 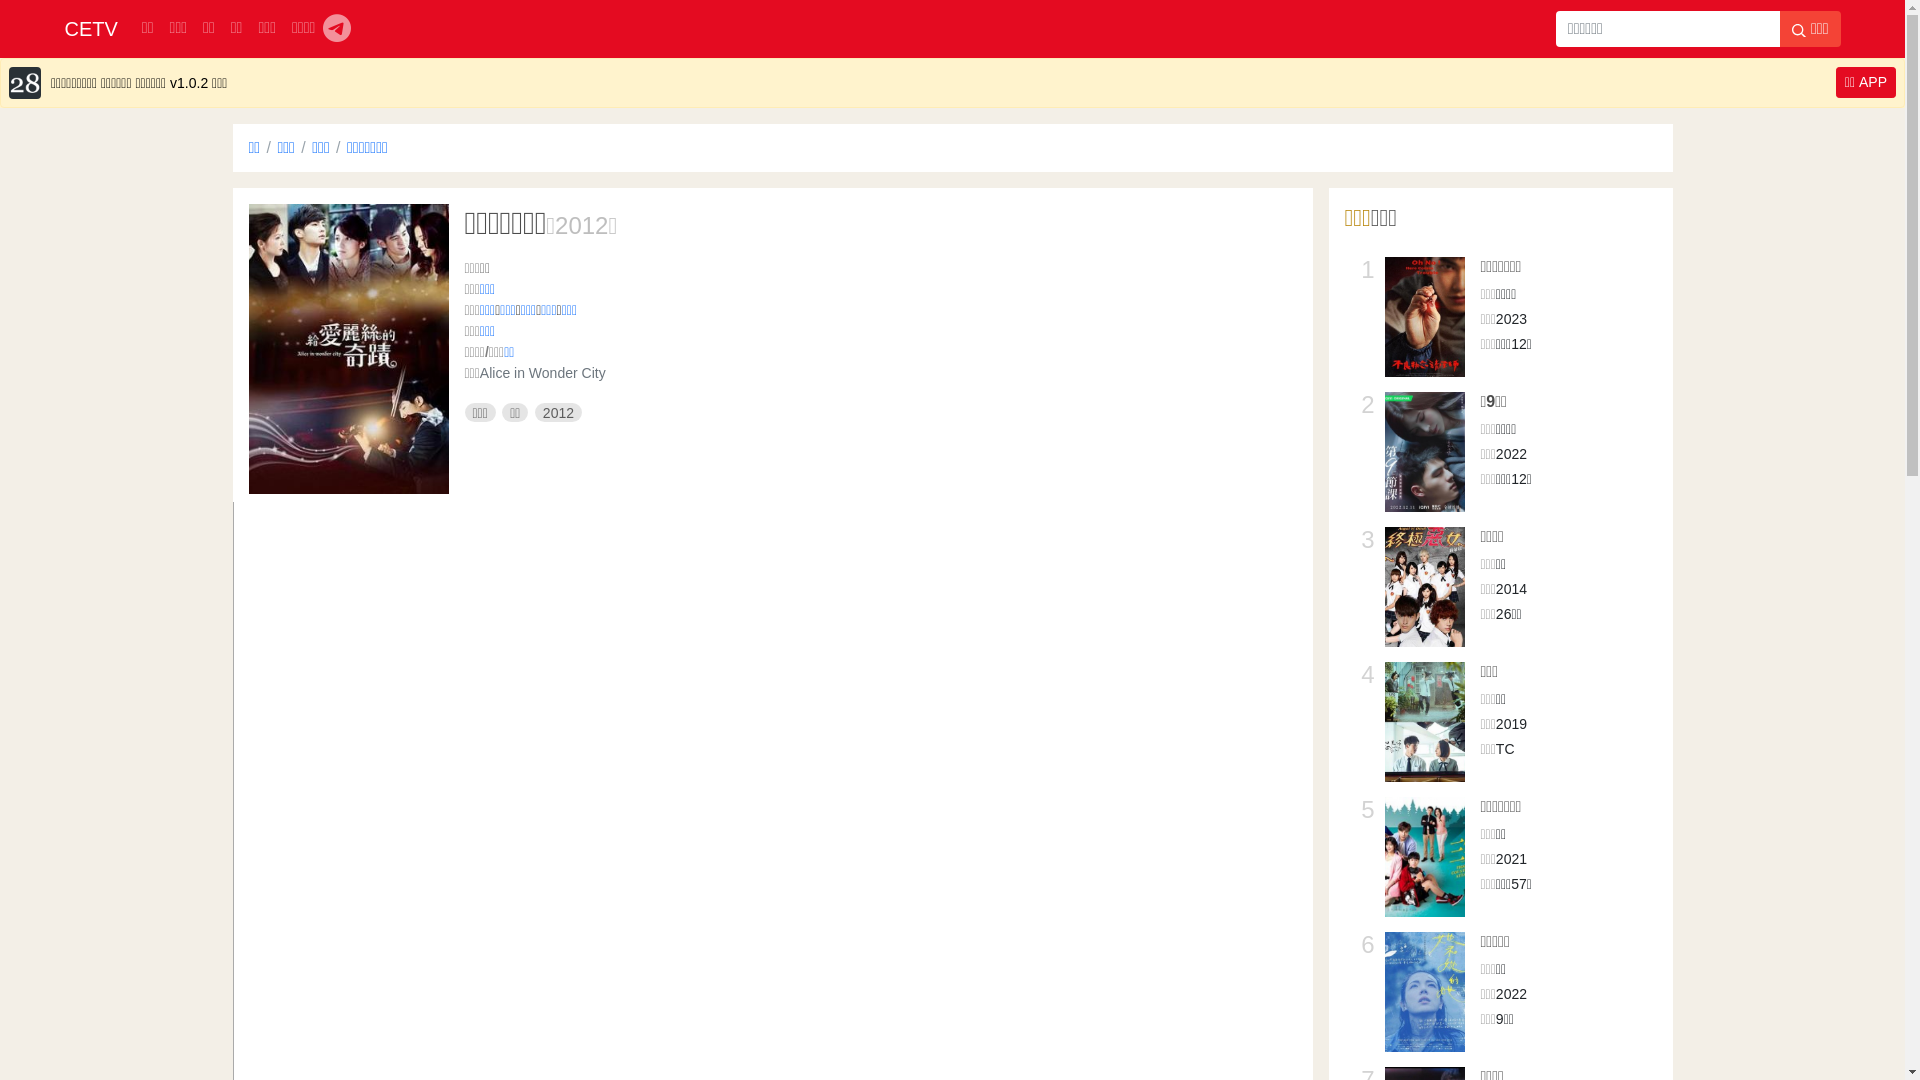 What do you see at coordinates (63, 29) in the screenshot?
I see `'CETV'` at bounding box center [63, 29].